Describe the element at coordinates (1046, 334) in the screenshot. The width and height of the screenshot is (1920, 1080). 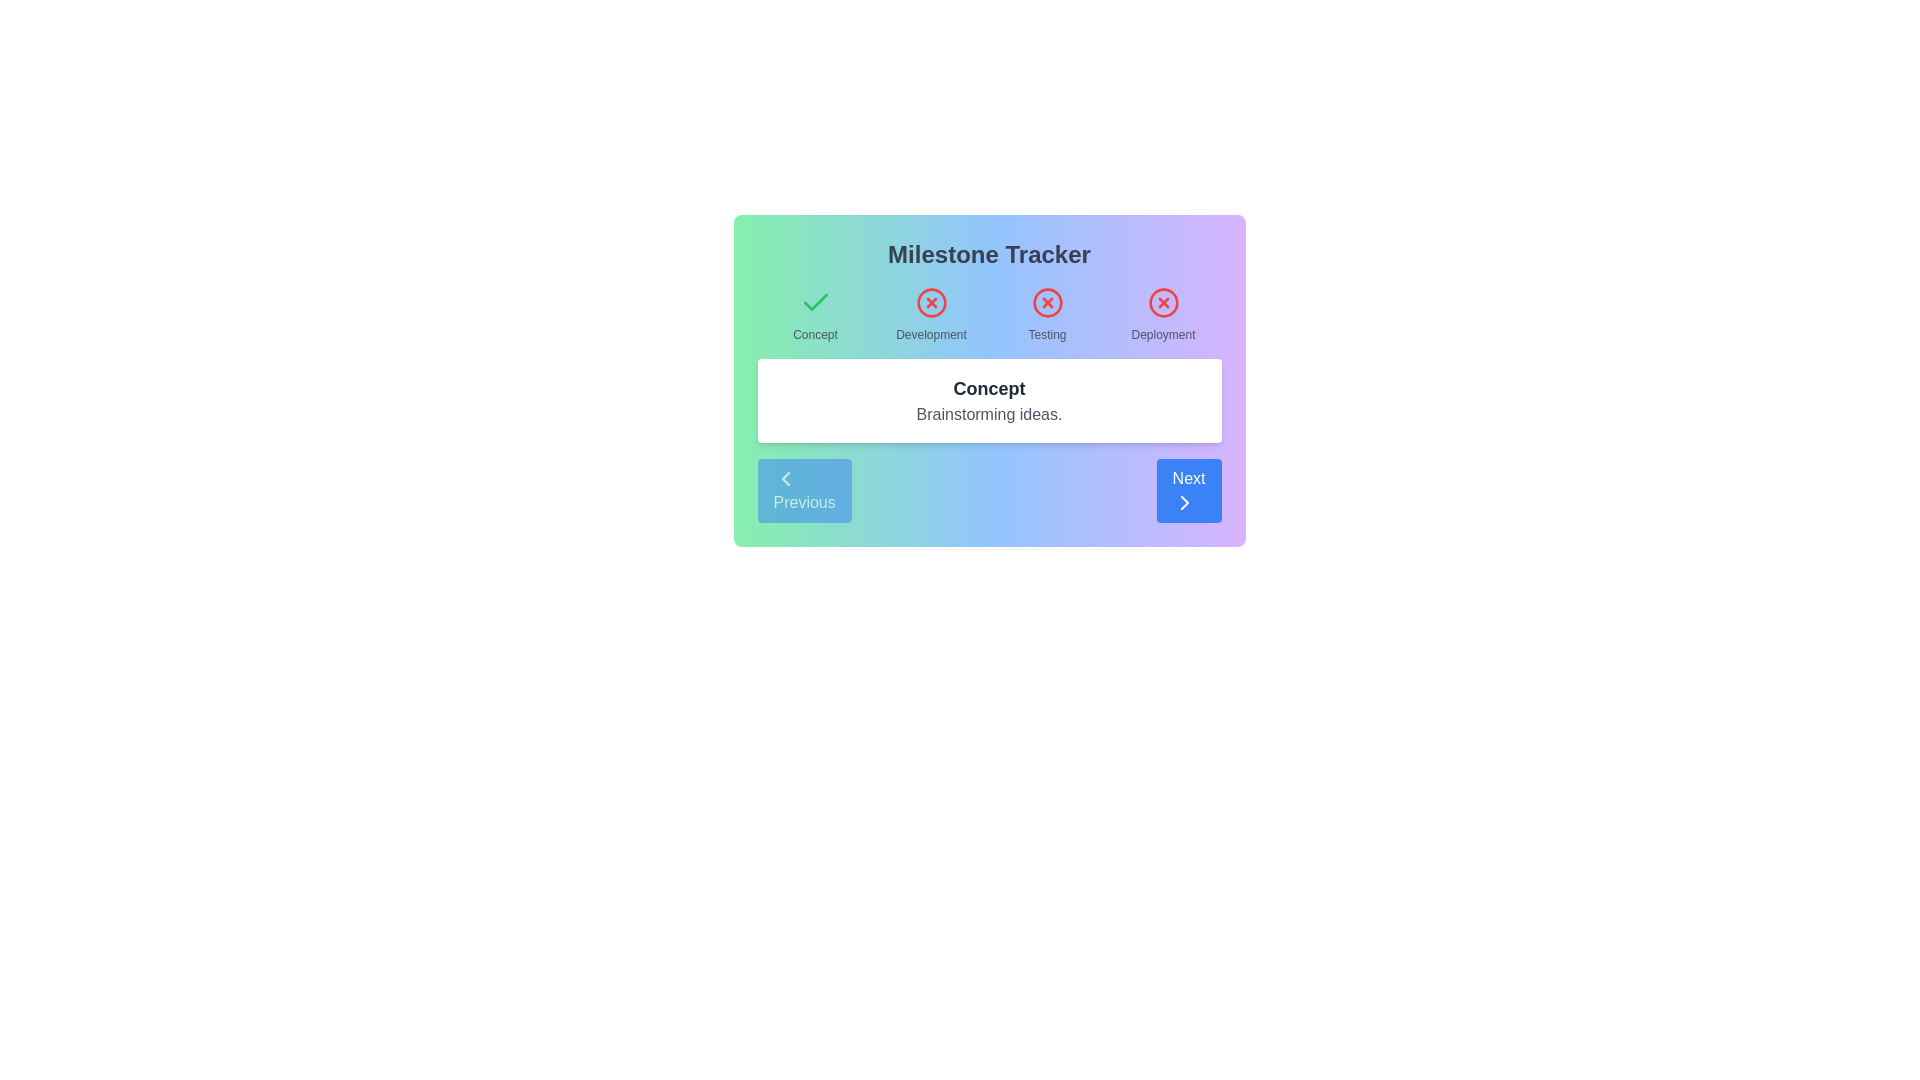
I see `the static text label displaying 'Testing', which is located below the red 'X' icon in the milestone tracker layout` at that location.